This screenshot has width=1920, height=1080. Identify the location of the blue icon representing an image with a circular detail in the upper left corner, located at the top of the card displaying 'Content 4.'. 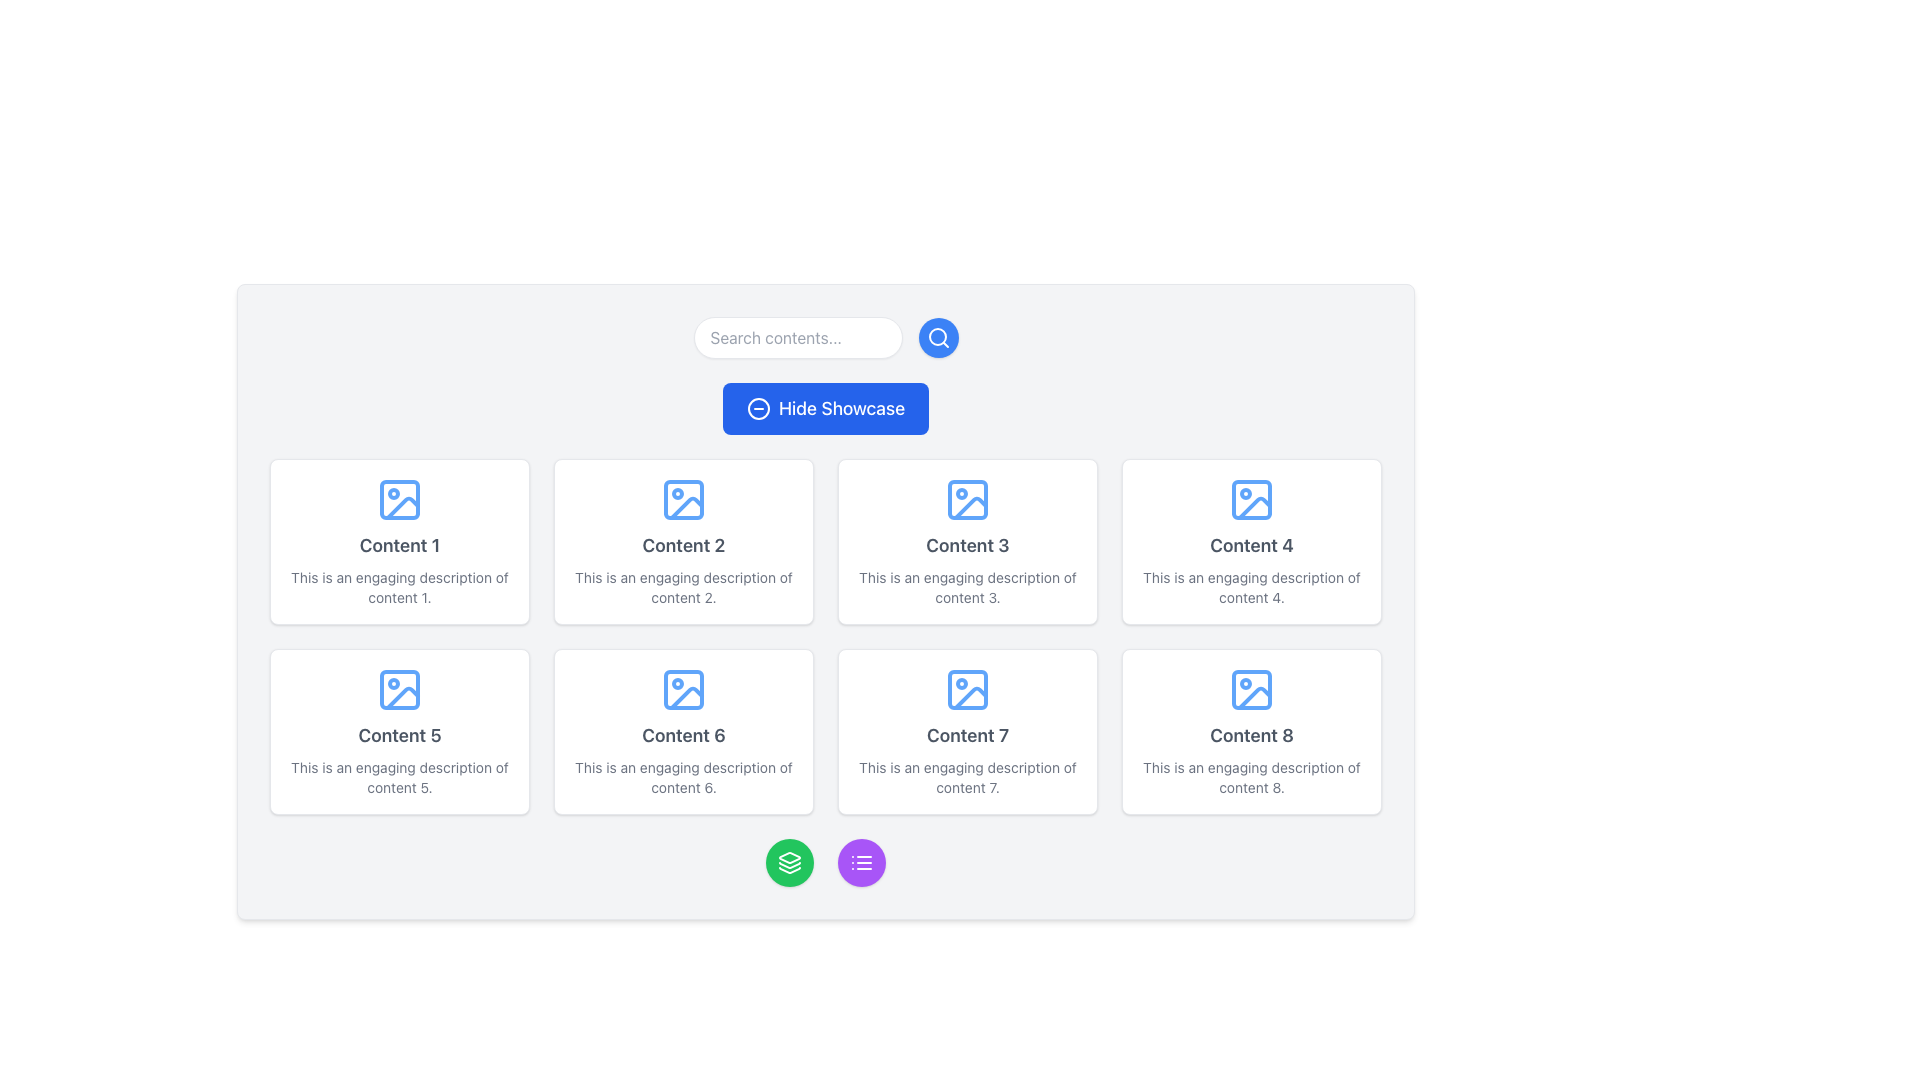
(1251, 499).